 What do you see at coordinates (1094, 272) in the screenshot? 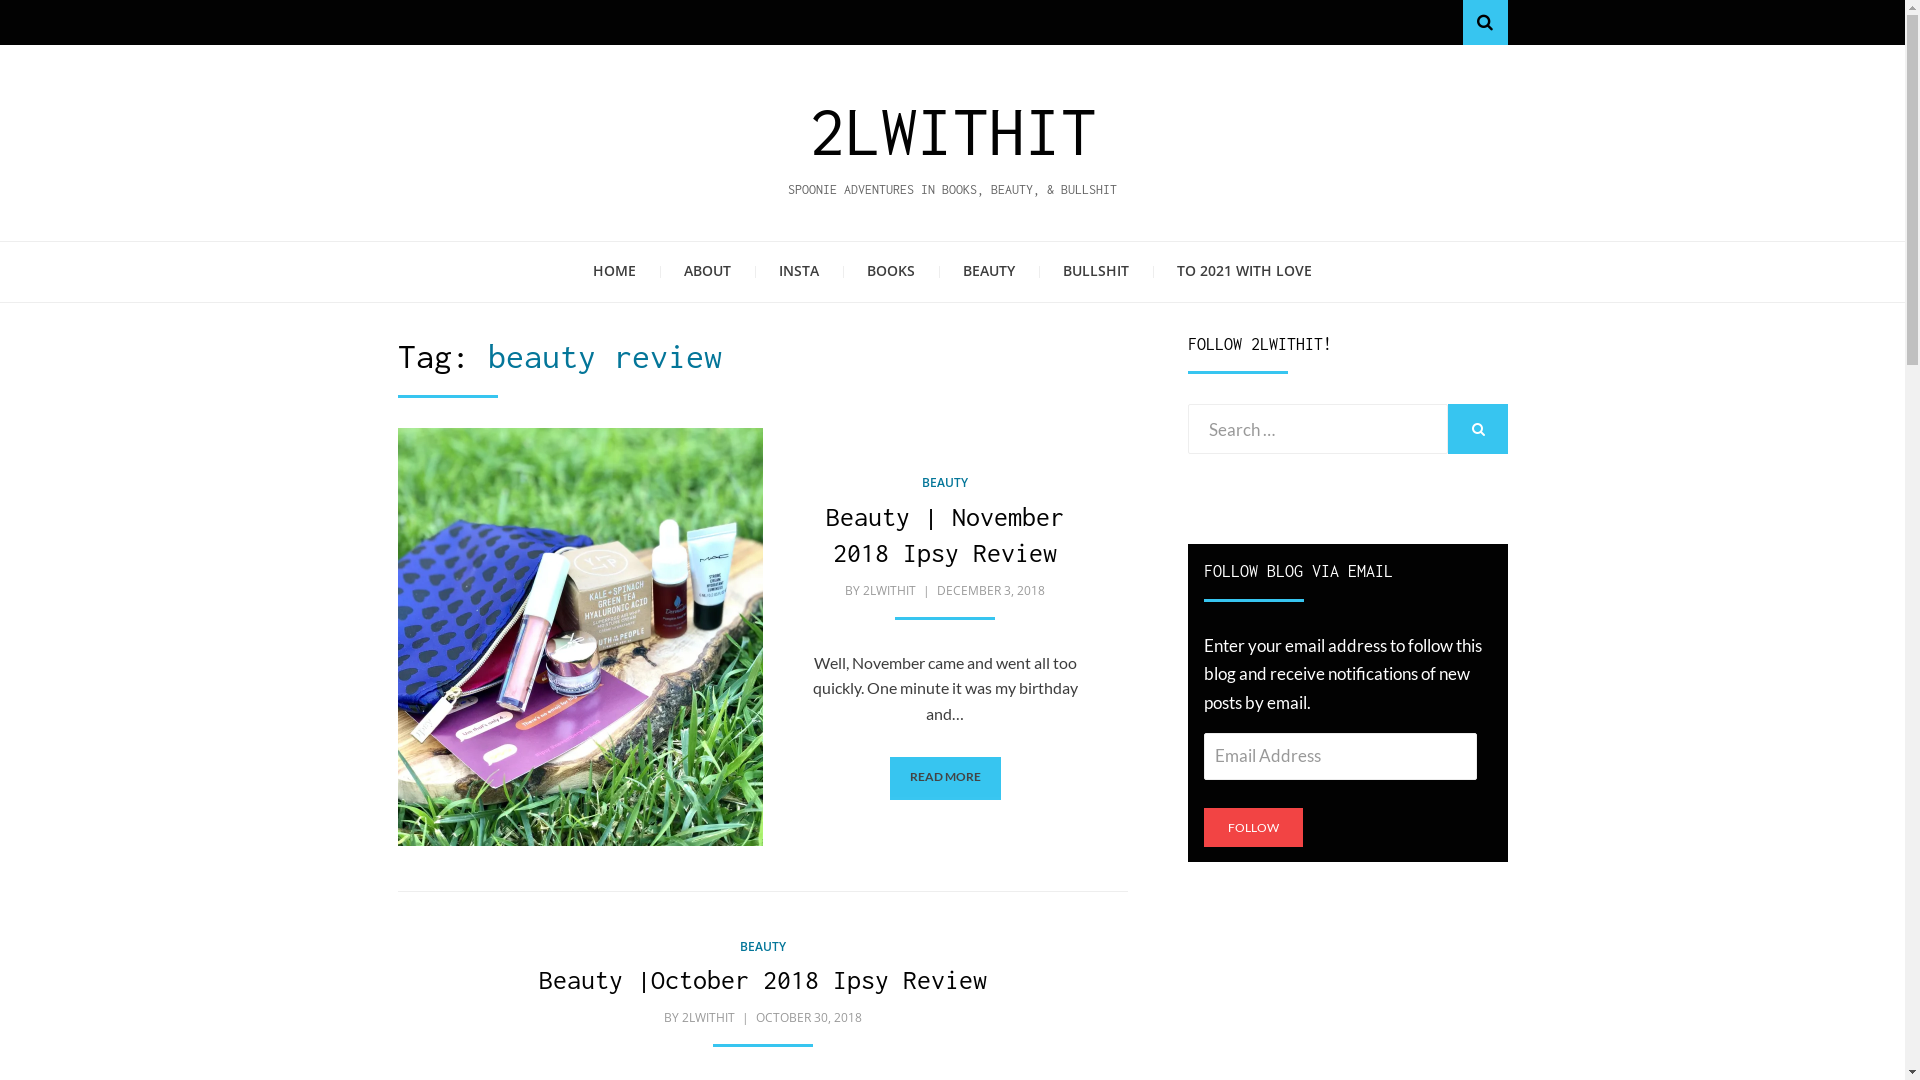
I see `'BULLSHIT'` at bounding box center [1094, 272].